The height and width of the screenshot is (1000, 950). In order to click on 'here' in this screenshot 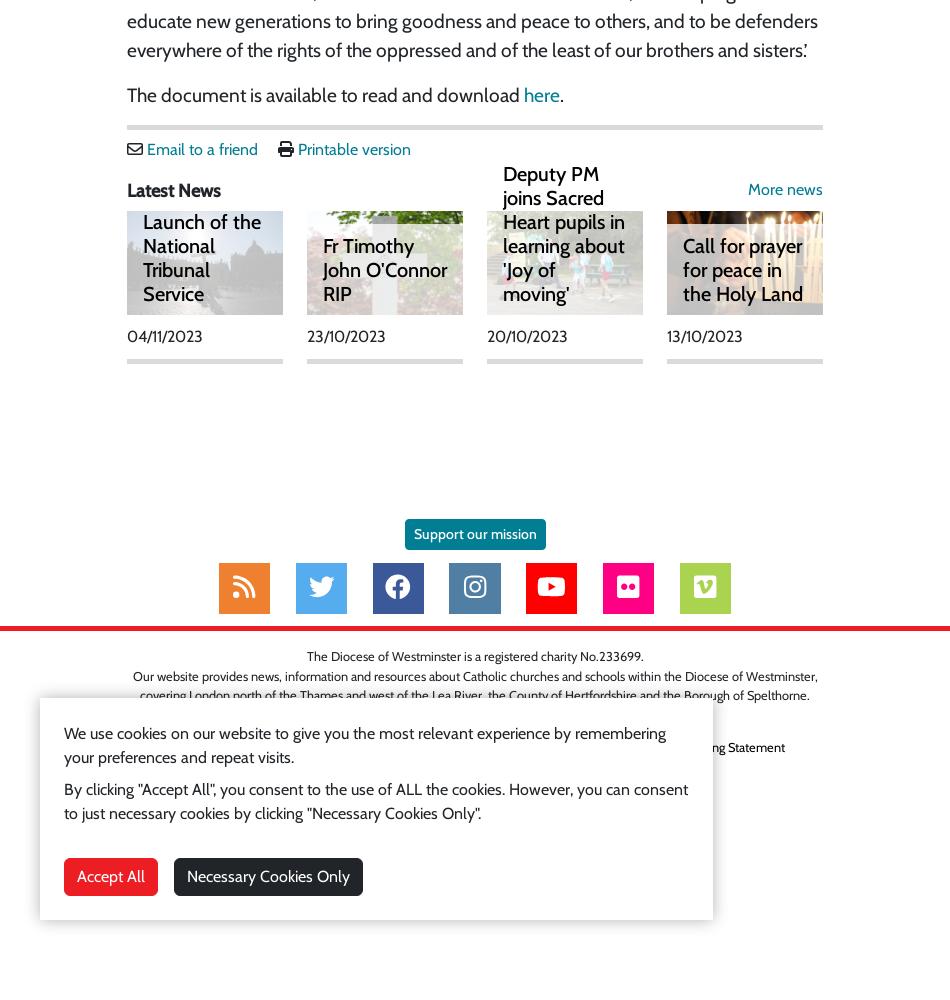, I will do `click(524, 93)`.